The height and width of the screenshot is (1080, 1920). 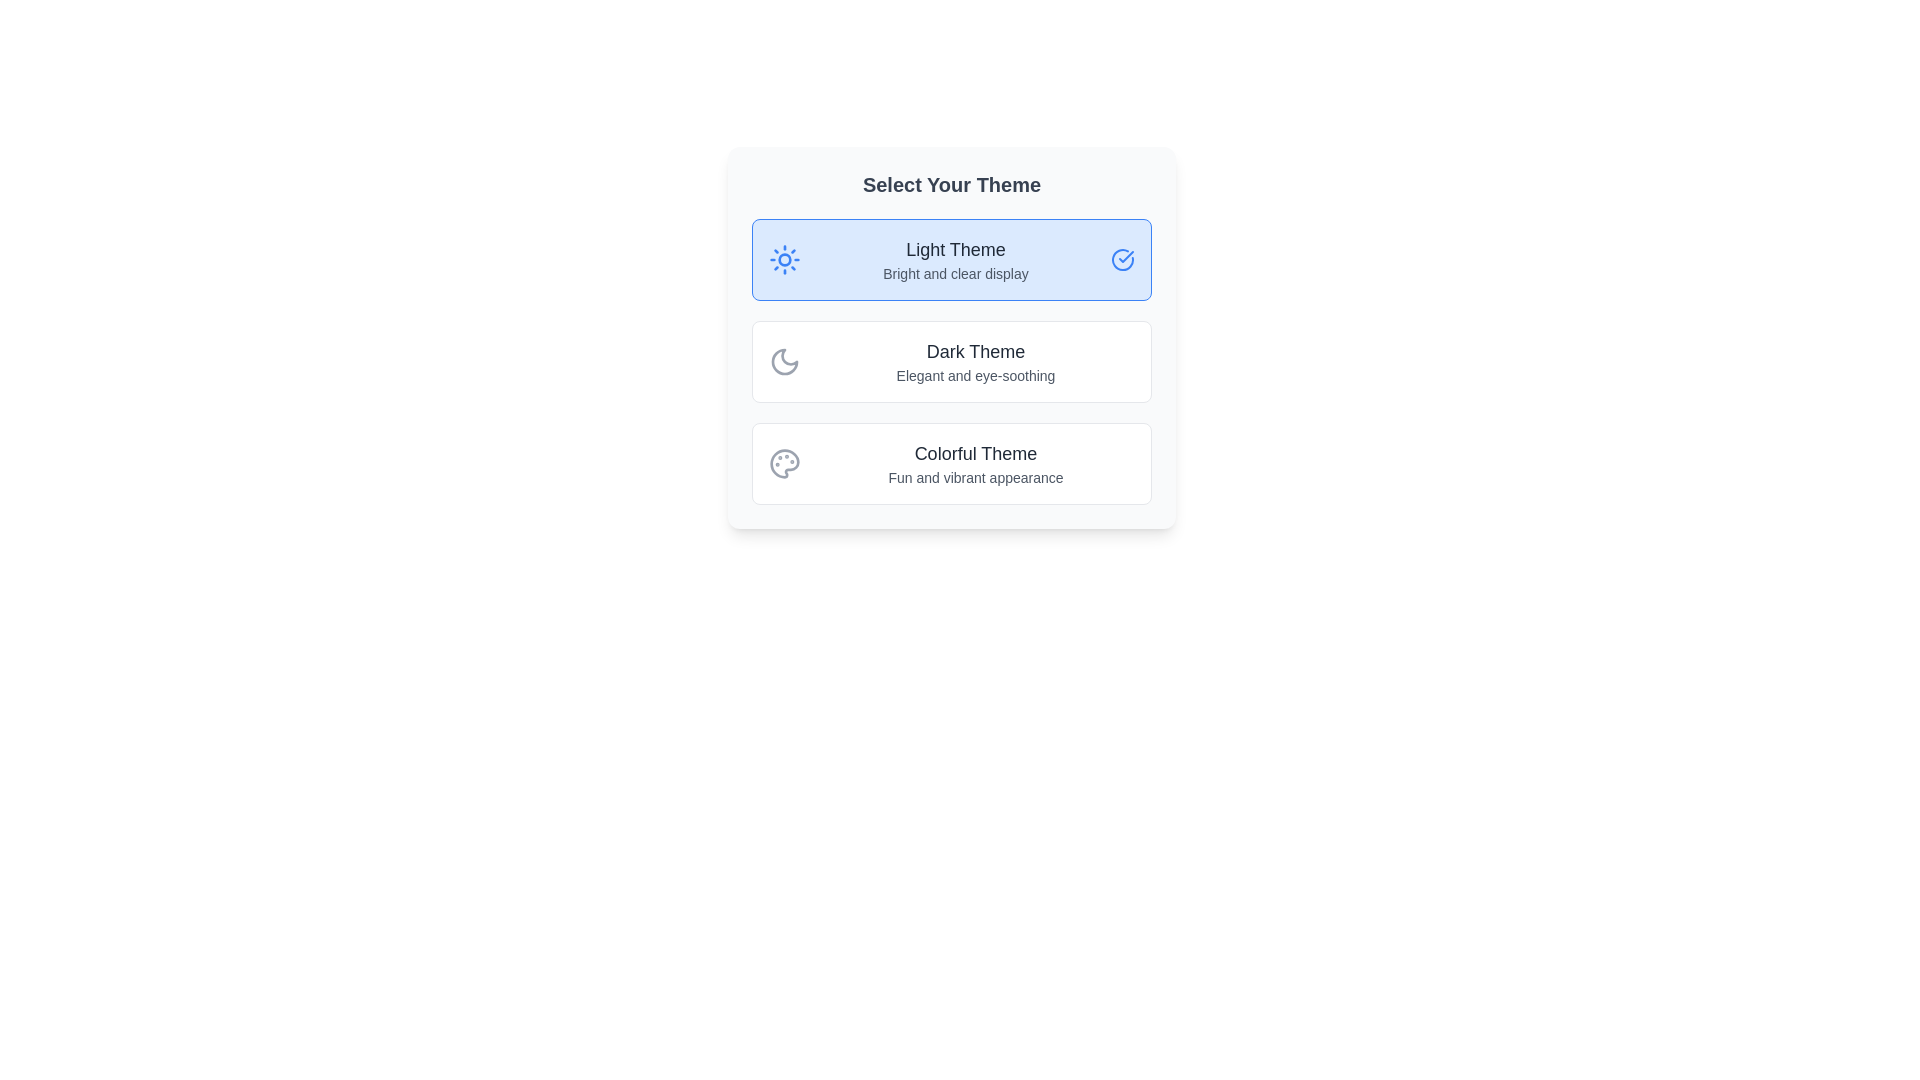 I want to click on the 'Colorful Theme' icon located to the left of the text label in the 'Select Your Theme' section, so click(x=784, y=463).